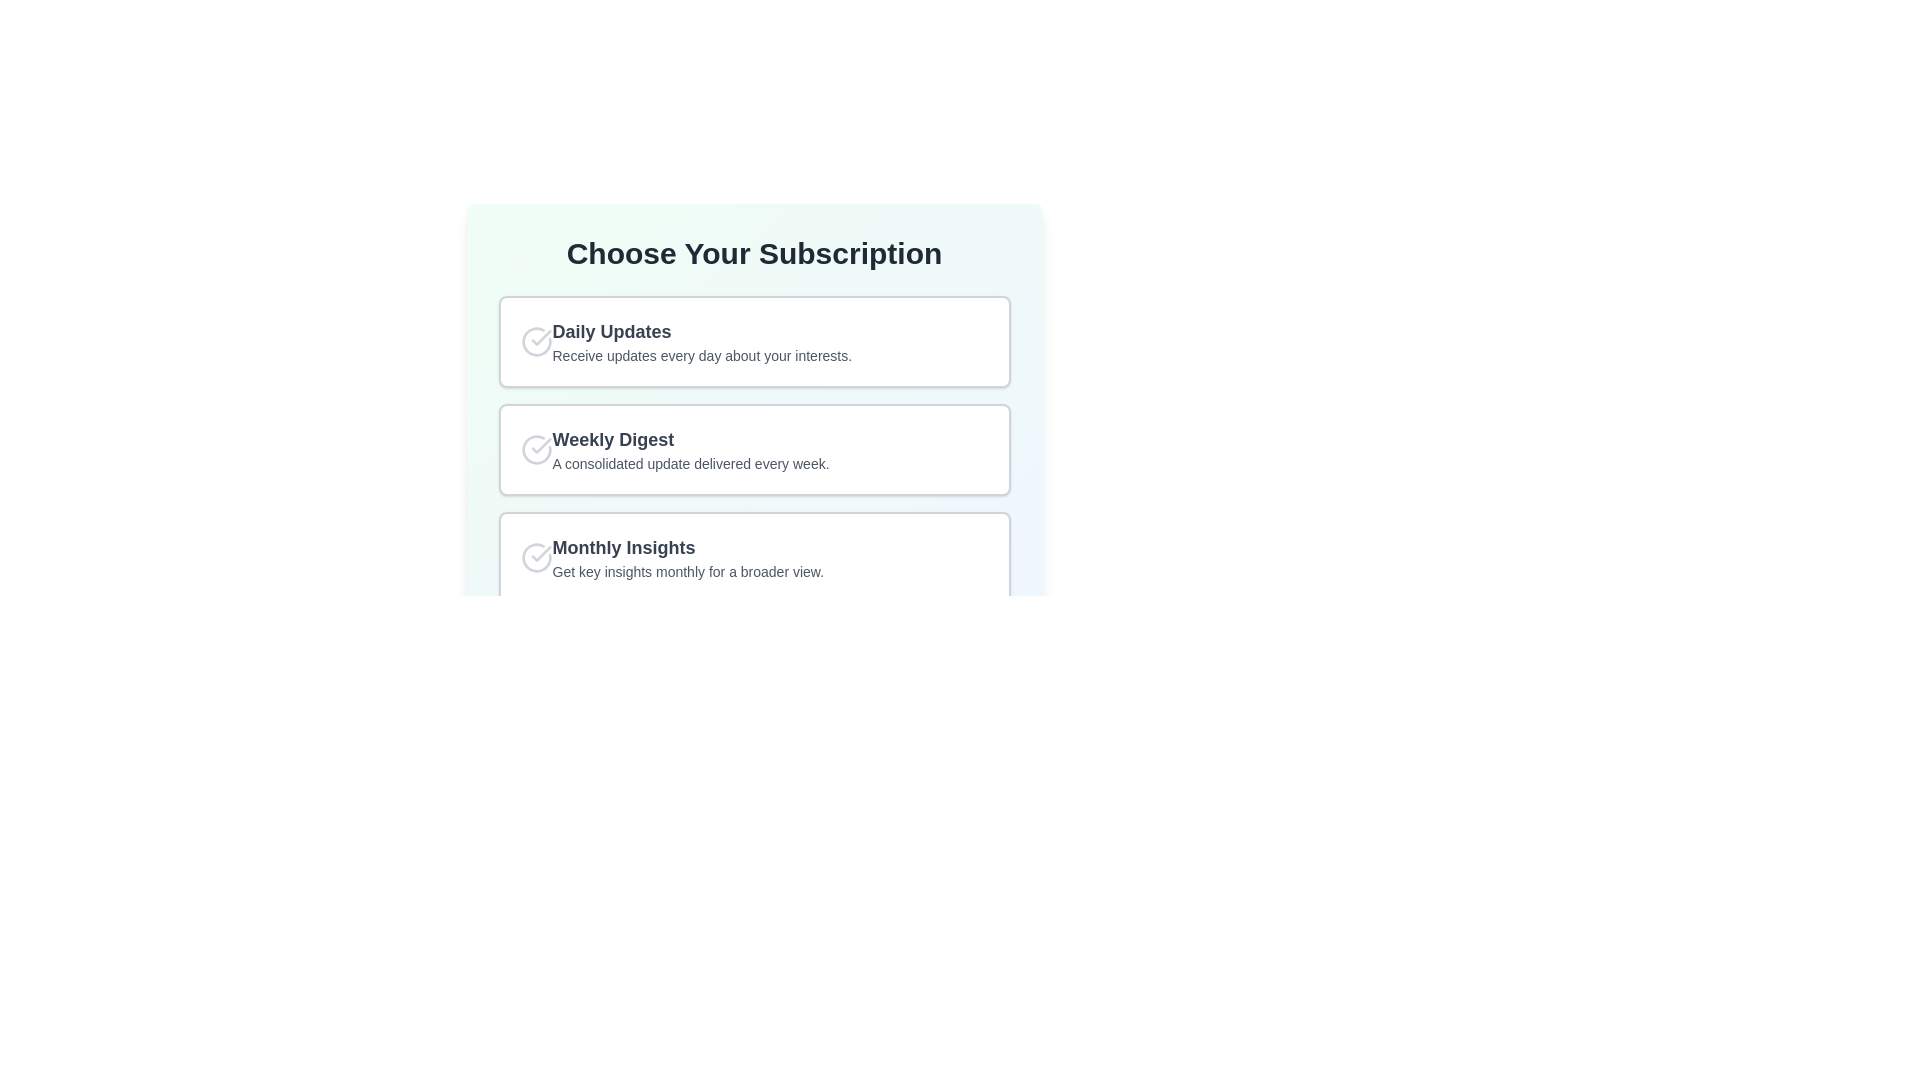  What do you see at coordinates (691, 463) in the screenshot?
I see `the text label that reads 'A consolidated update delivered every week.' which is styled in small gray font and positioned below the 'Weekly Digest' heading` at bounding box center [691, 463].